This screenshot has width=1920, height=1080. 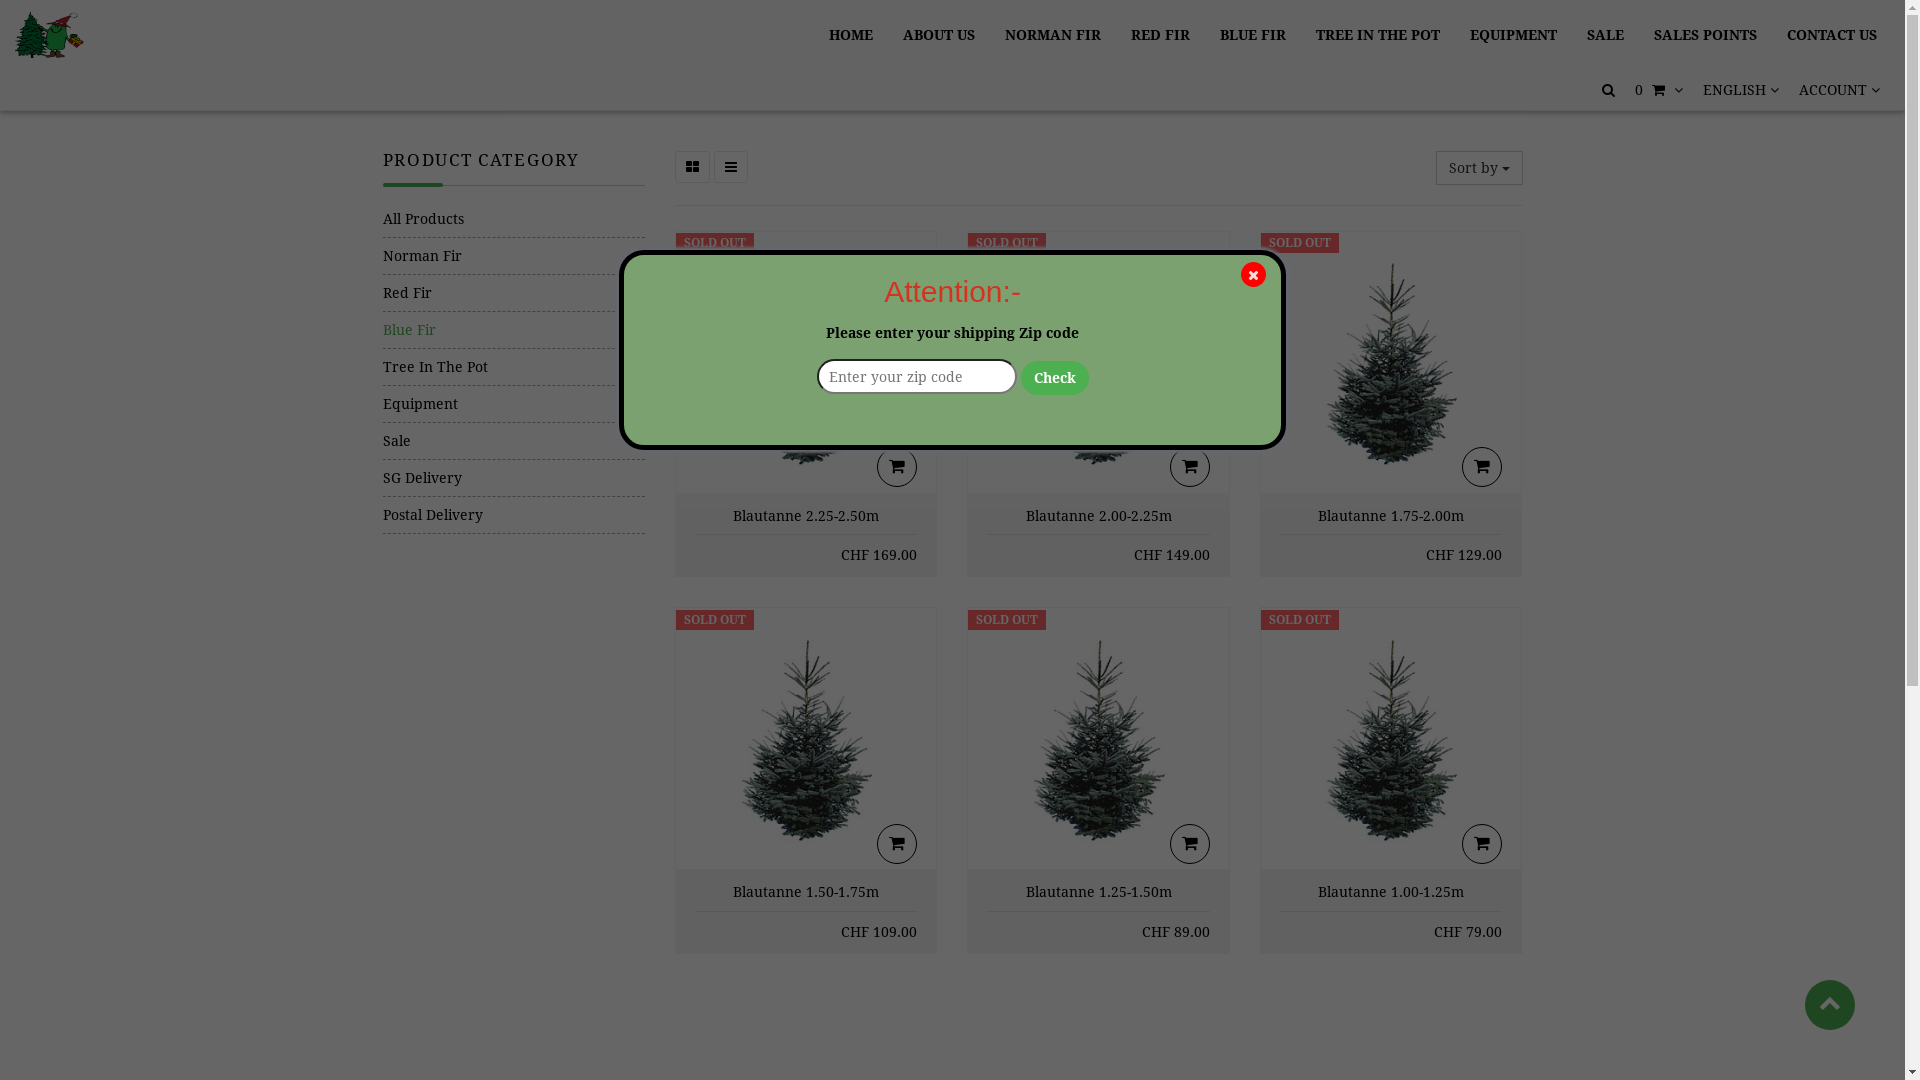 I want to click on '0', so click(x=1659, y=88).